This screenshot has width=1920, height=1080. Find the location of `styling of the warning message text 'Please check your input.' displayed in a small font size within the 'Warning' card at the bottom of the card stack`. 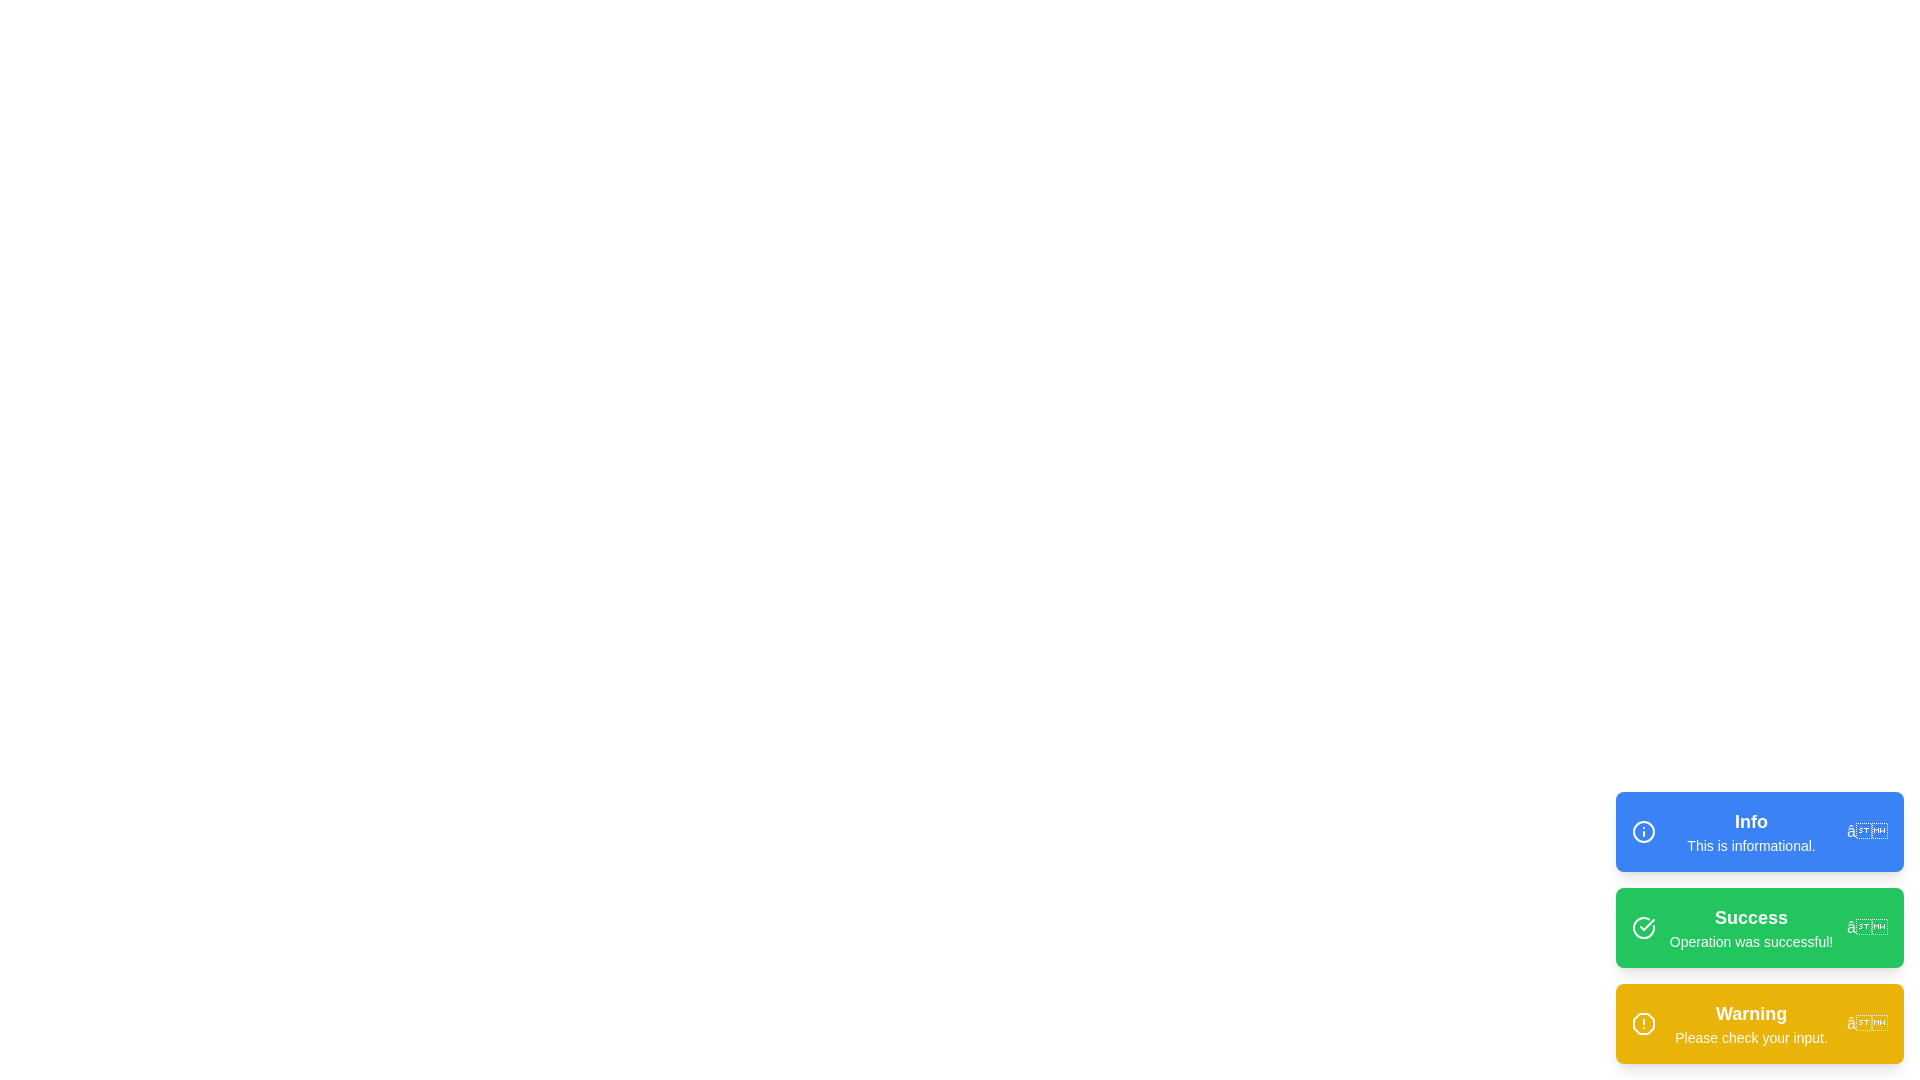

styling of the warning message text 'Please check your input.' displayed in a small font size within the 'Warning' card at the bottom of the card stack is located at coordinates (1750, 1036).